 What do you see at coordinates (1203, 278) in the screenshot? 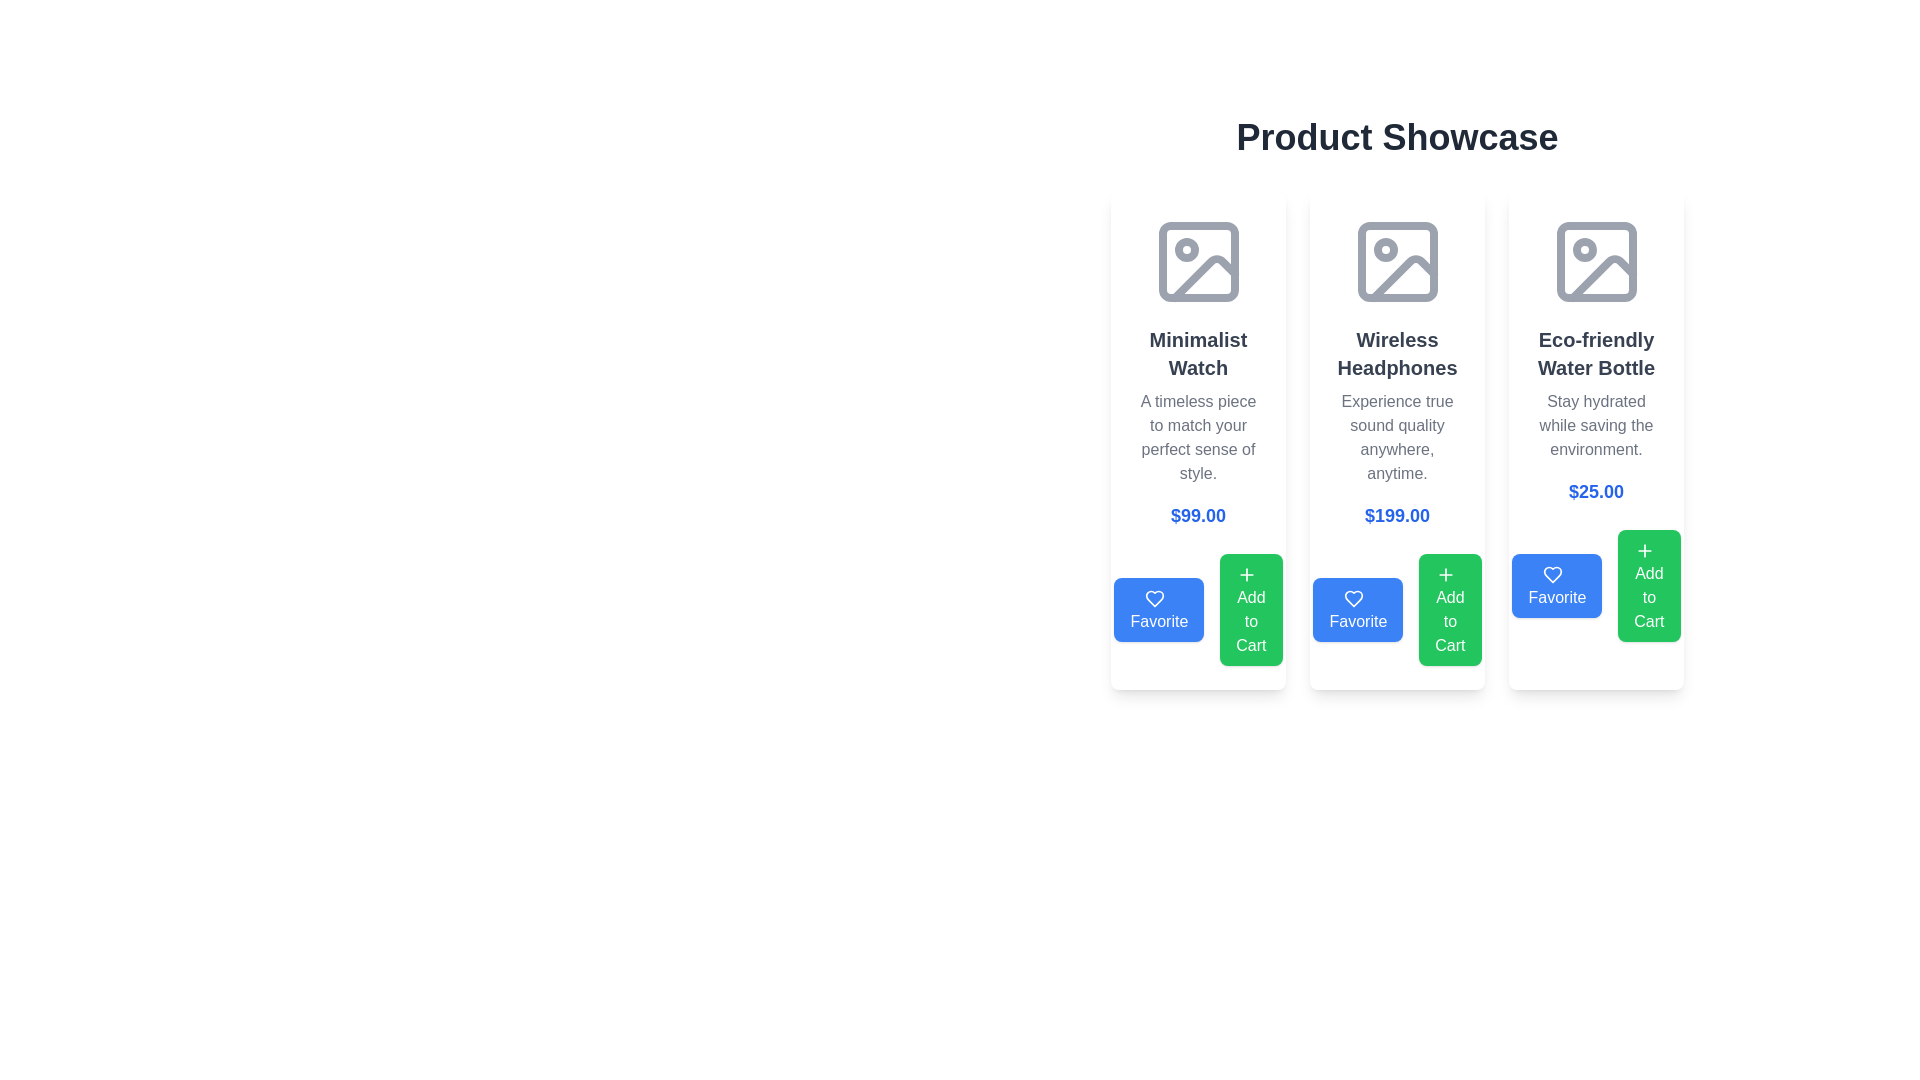
I see `the vector graphic element representing the 'Minimalist Watch' located in the leftmost card of the product showcase section, centered at the top of the card` at bounding box center [1203, 278].